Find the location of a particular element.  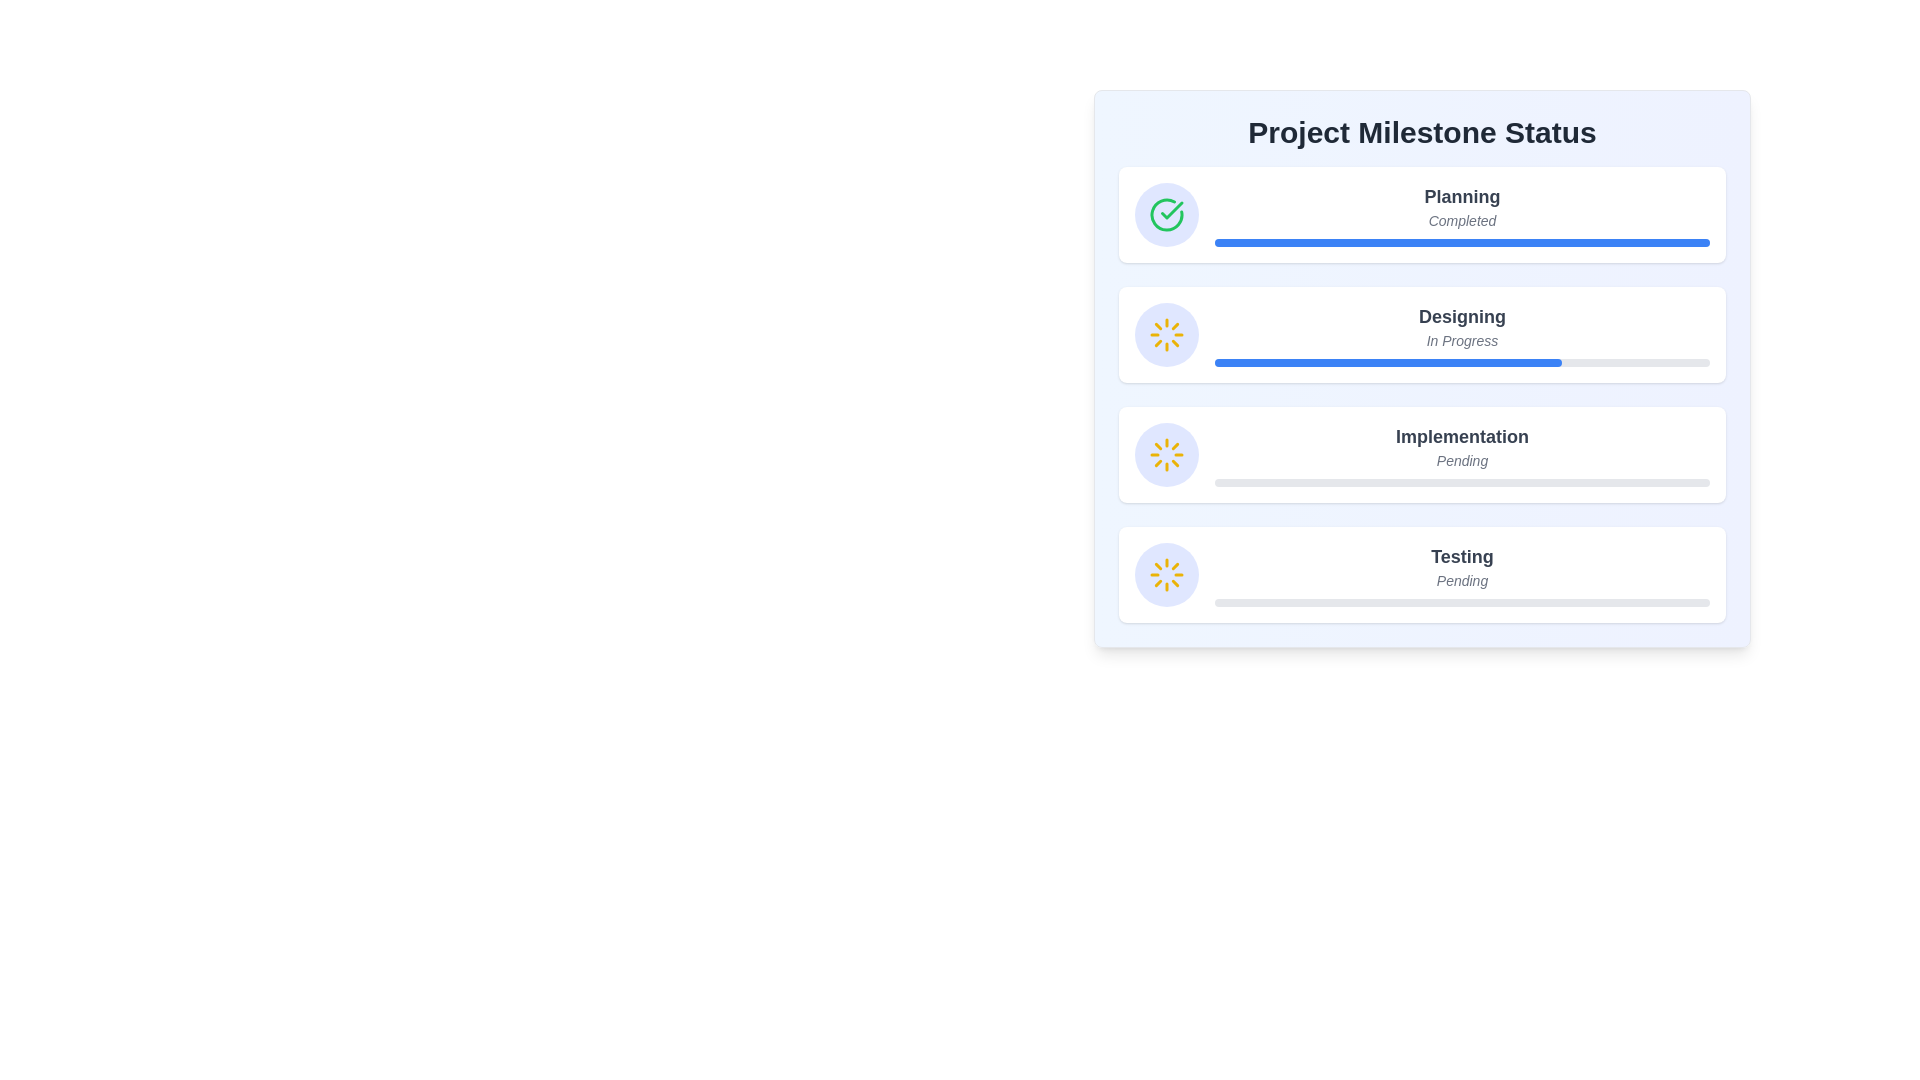

the Progress Card element displaying 'Designing' in bold font and 'In Progress' in italicized gray font, which is the second card in the Project Milestone Status section is located at coordinates (1421, 334).